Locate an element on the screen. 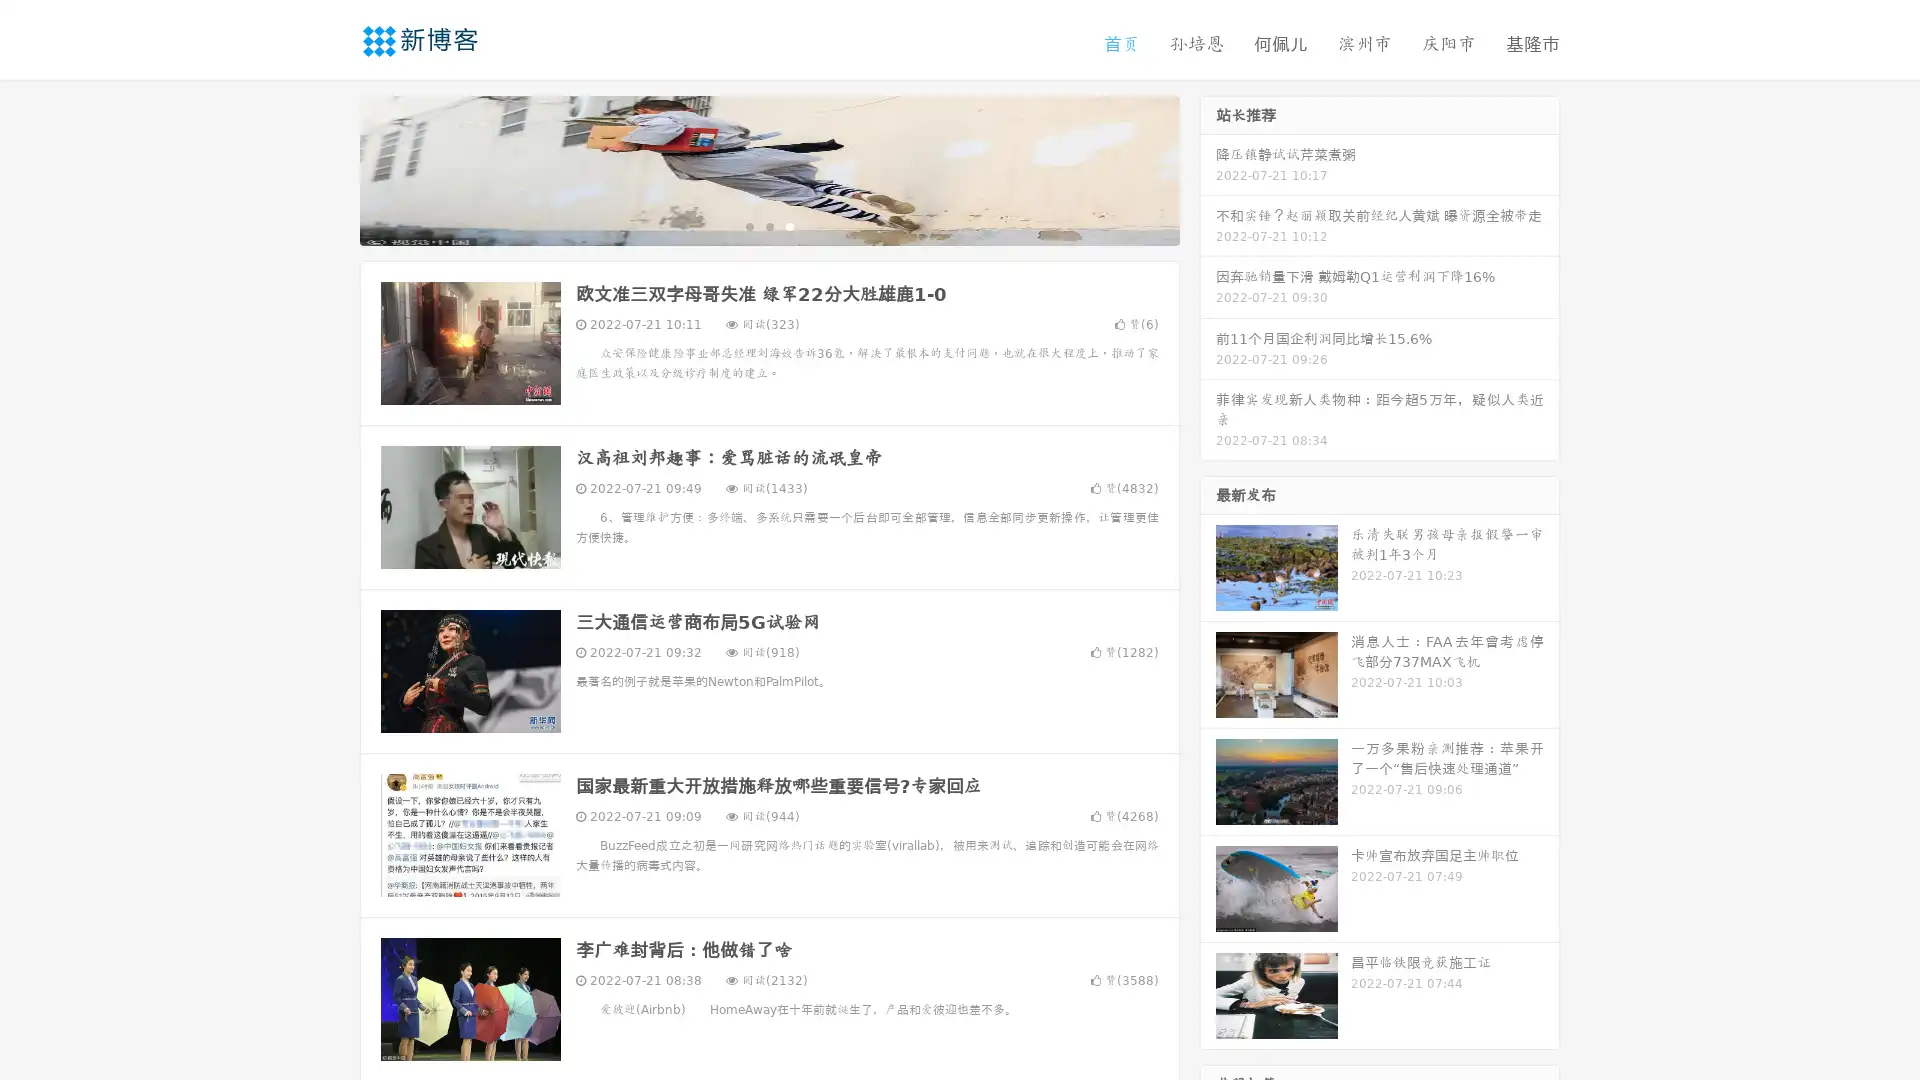 This screenshot has width=1920, height=1080. Next slide is located at coordinates (1208, 168).